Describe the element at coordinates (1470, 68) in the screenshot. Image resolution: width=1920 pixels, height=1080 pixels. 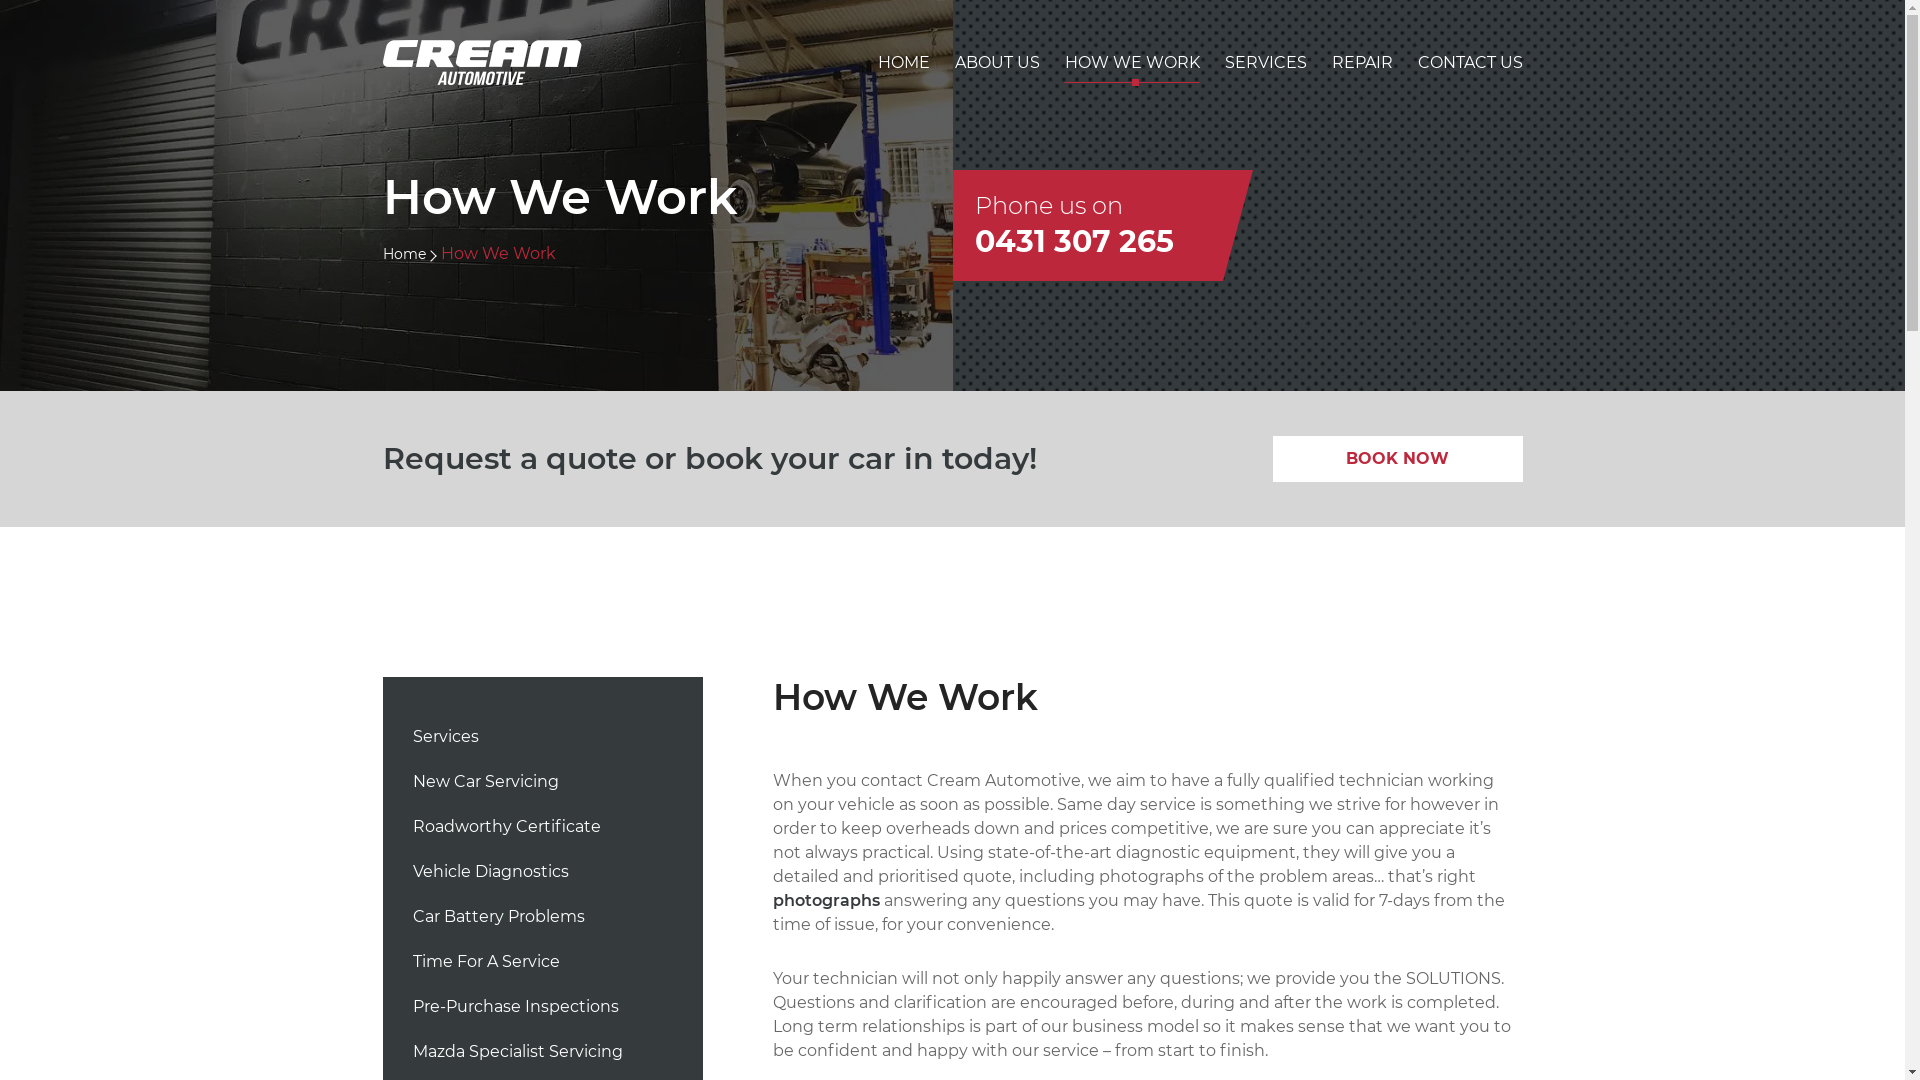
I see `'CONTACT US'` at that location.